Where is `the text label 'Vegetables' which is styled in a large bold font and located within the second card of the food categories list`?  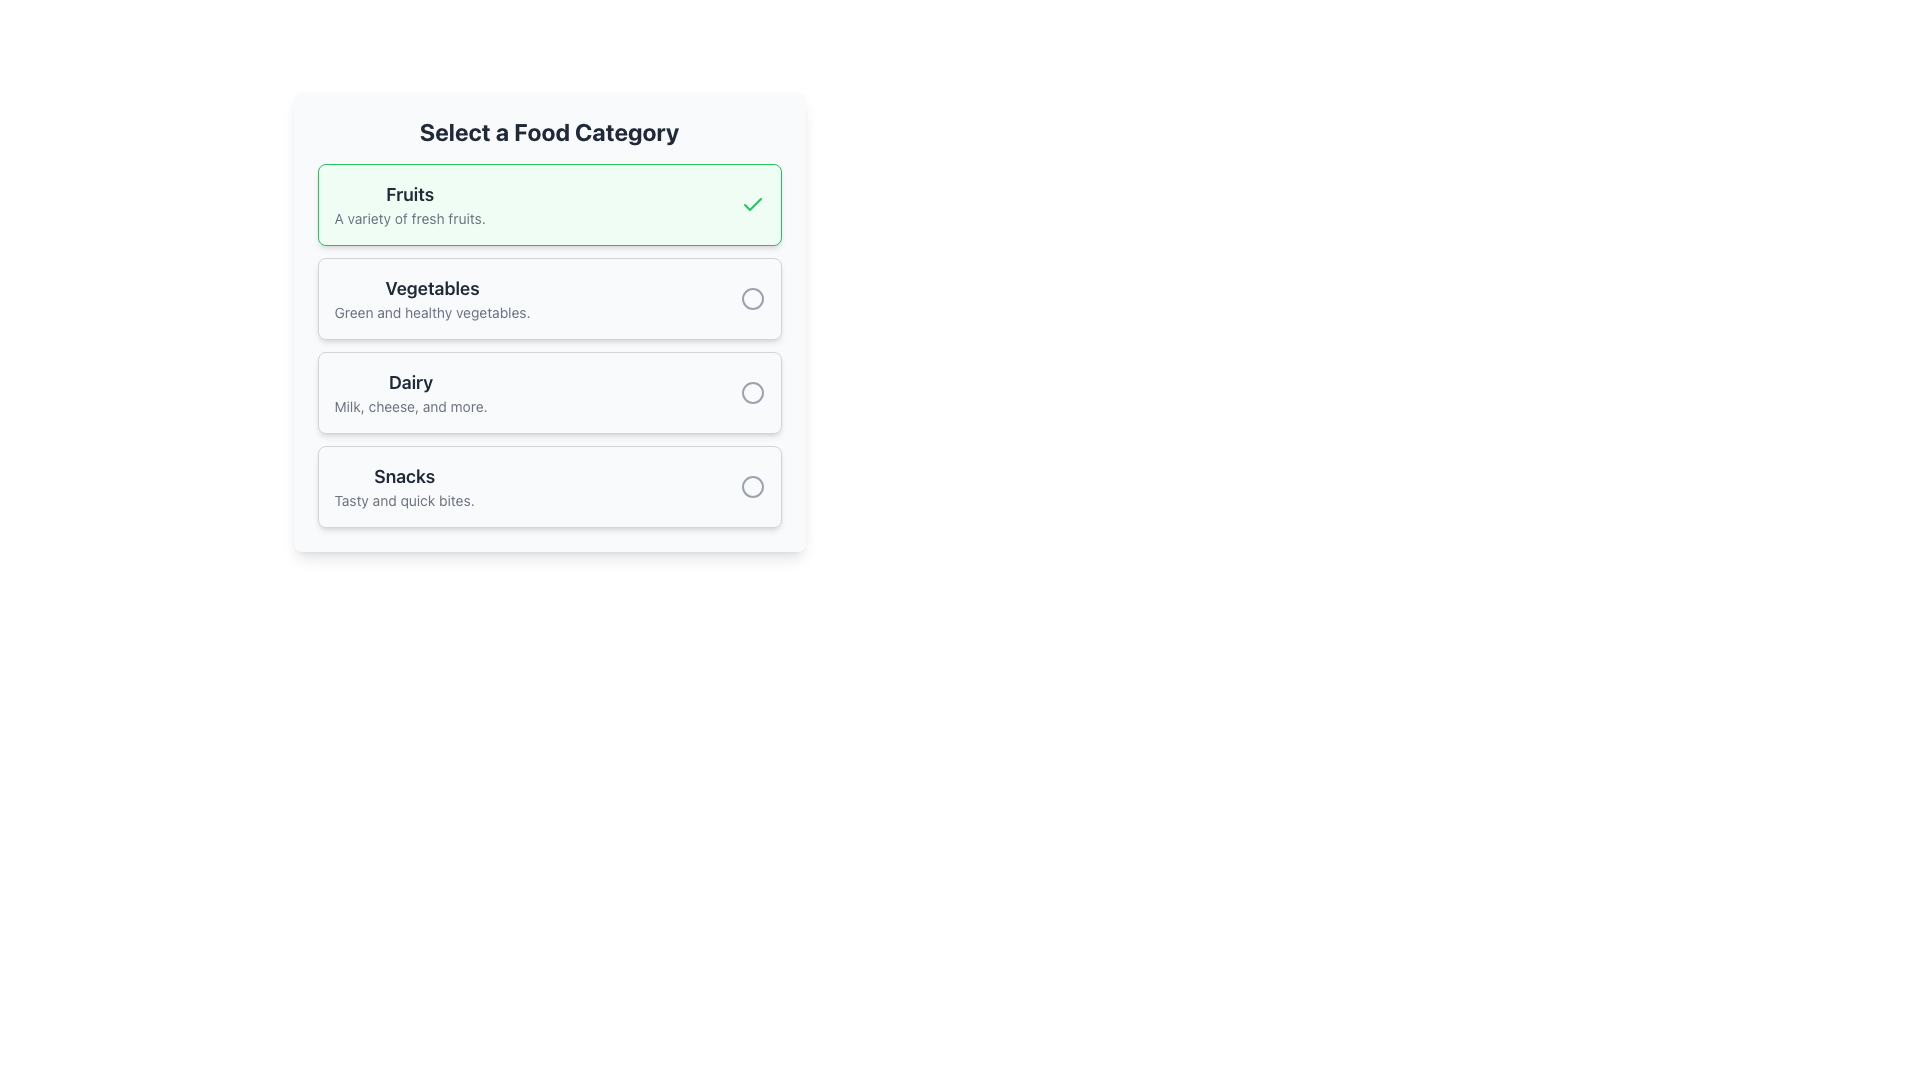 the text label 'Vegetables' which is styled in a large bold font and located within the second card of the food categories list is located at coordinates (431, 289).